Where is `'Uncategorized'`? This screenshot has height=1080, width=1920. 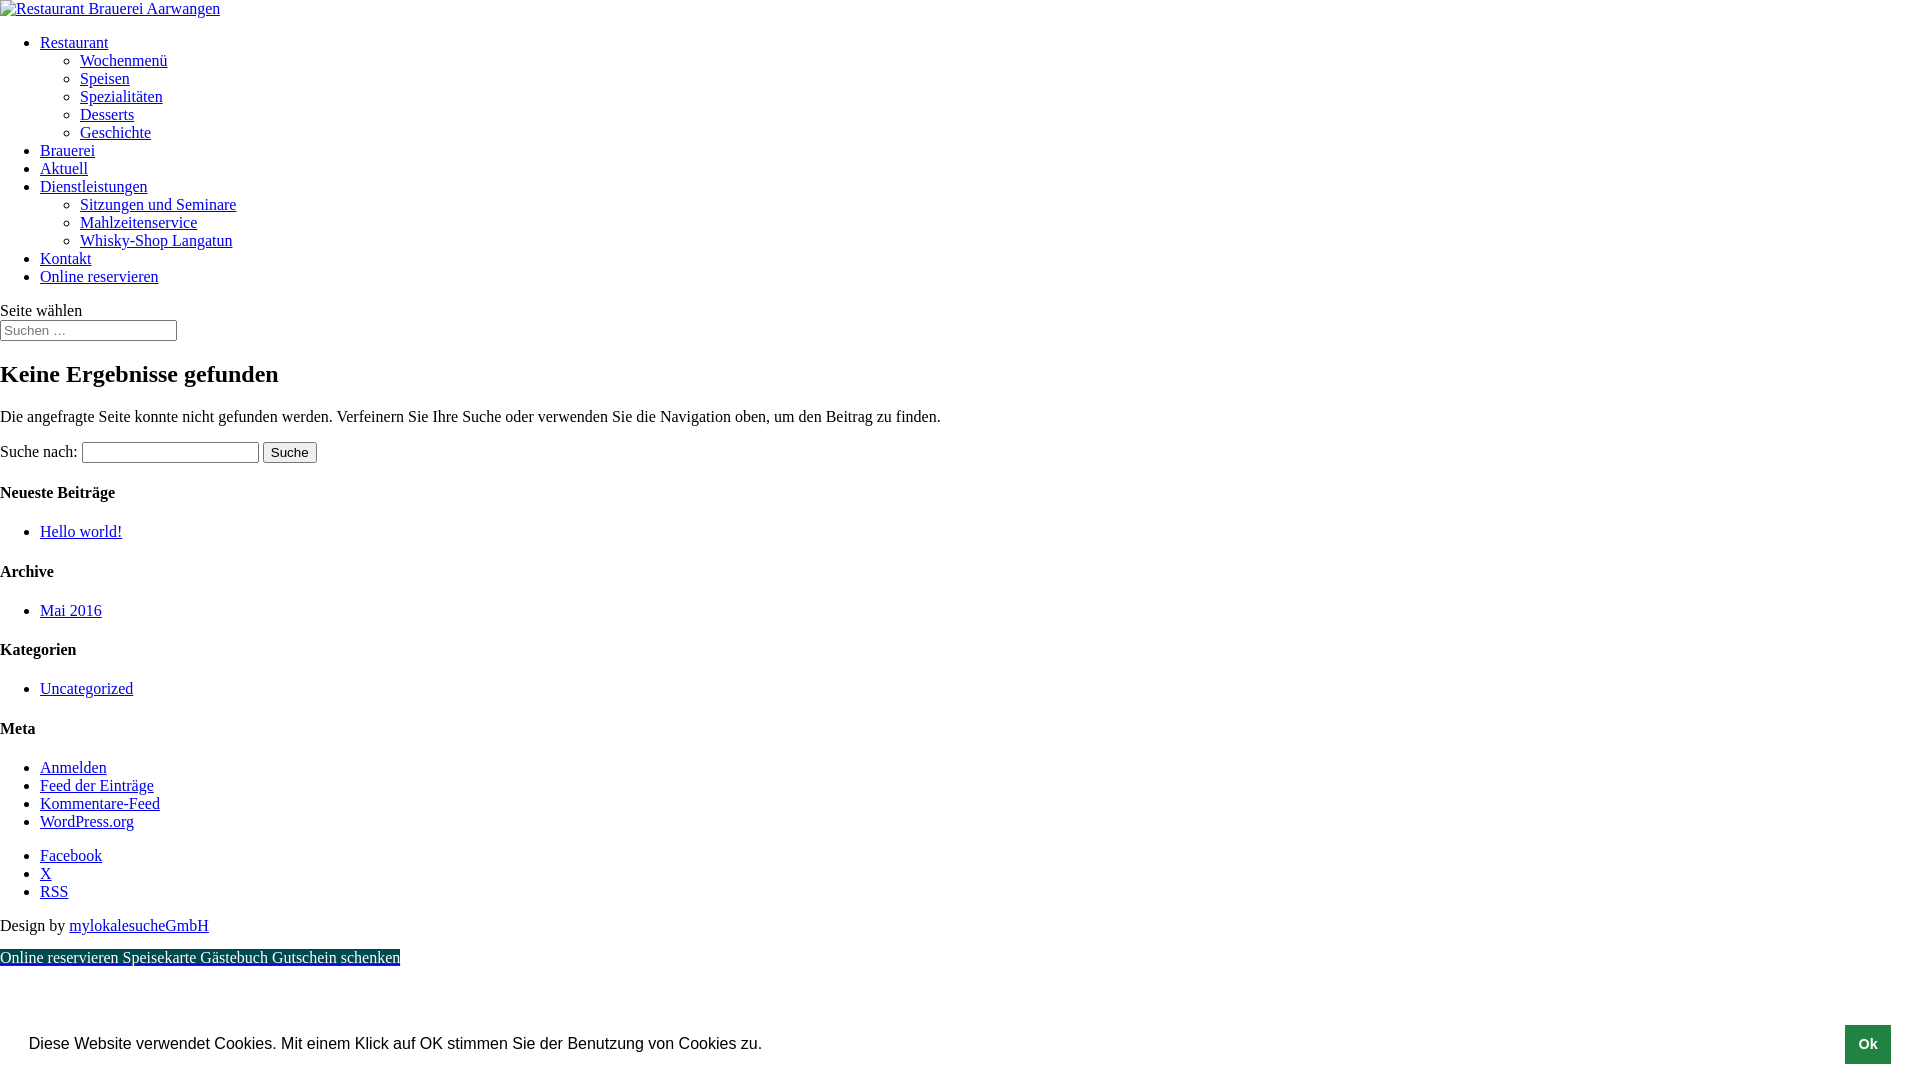 'Uncategorized' is located at coordinates (85, 687).